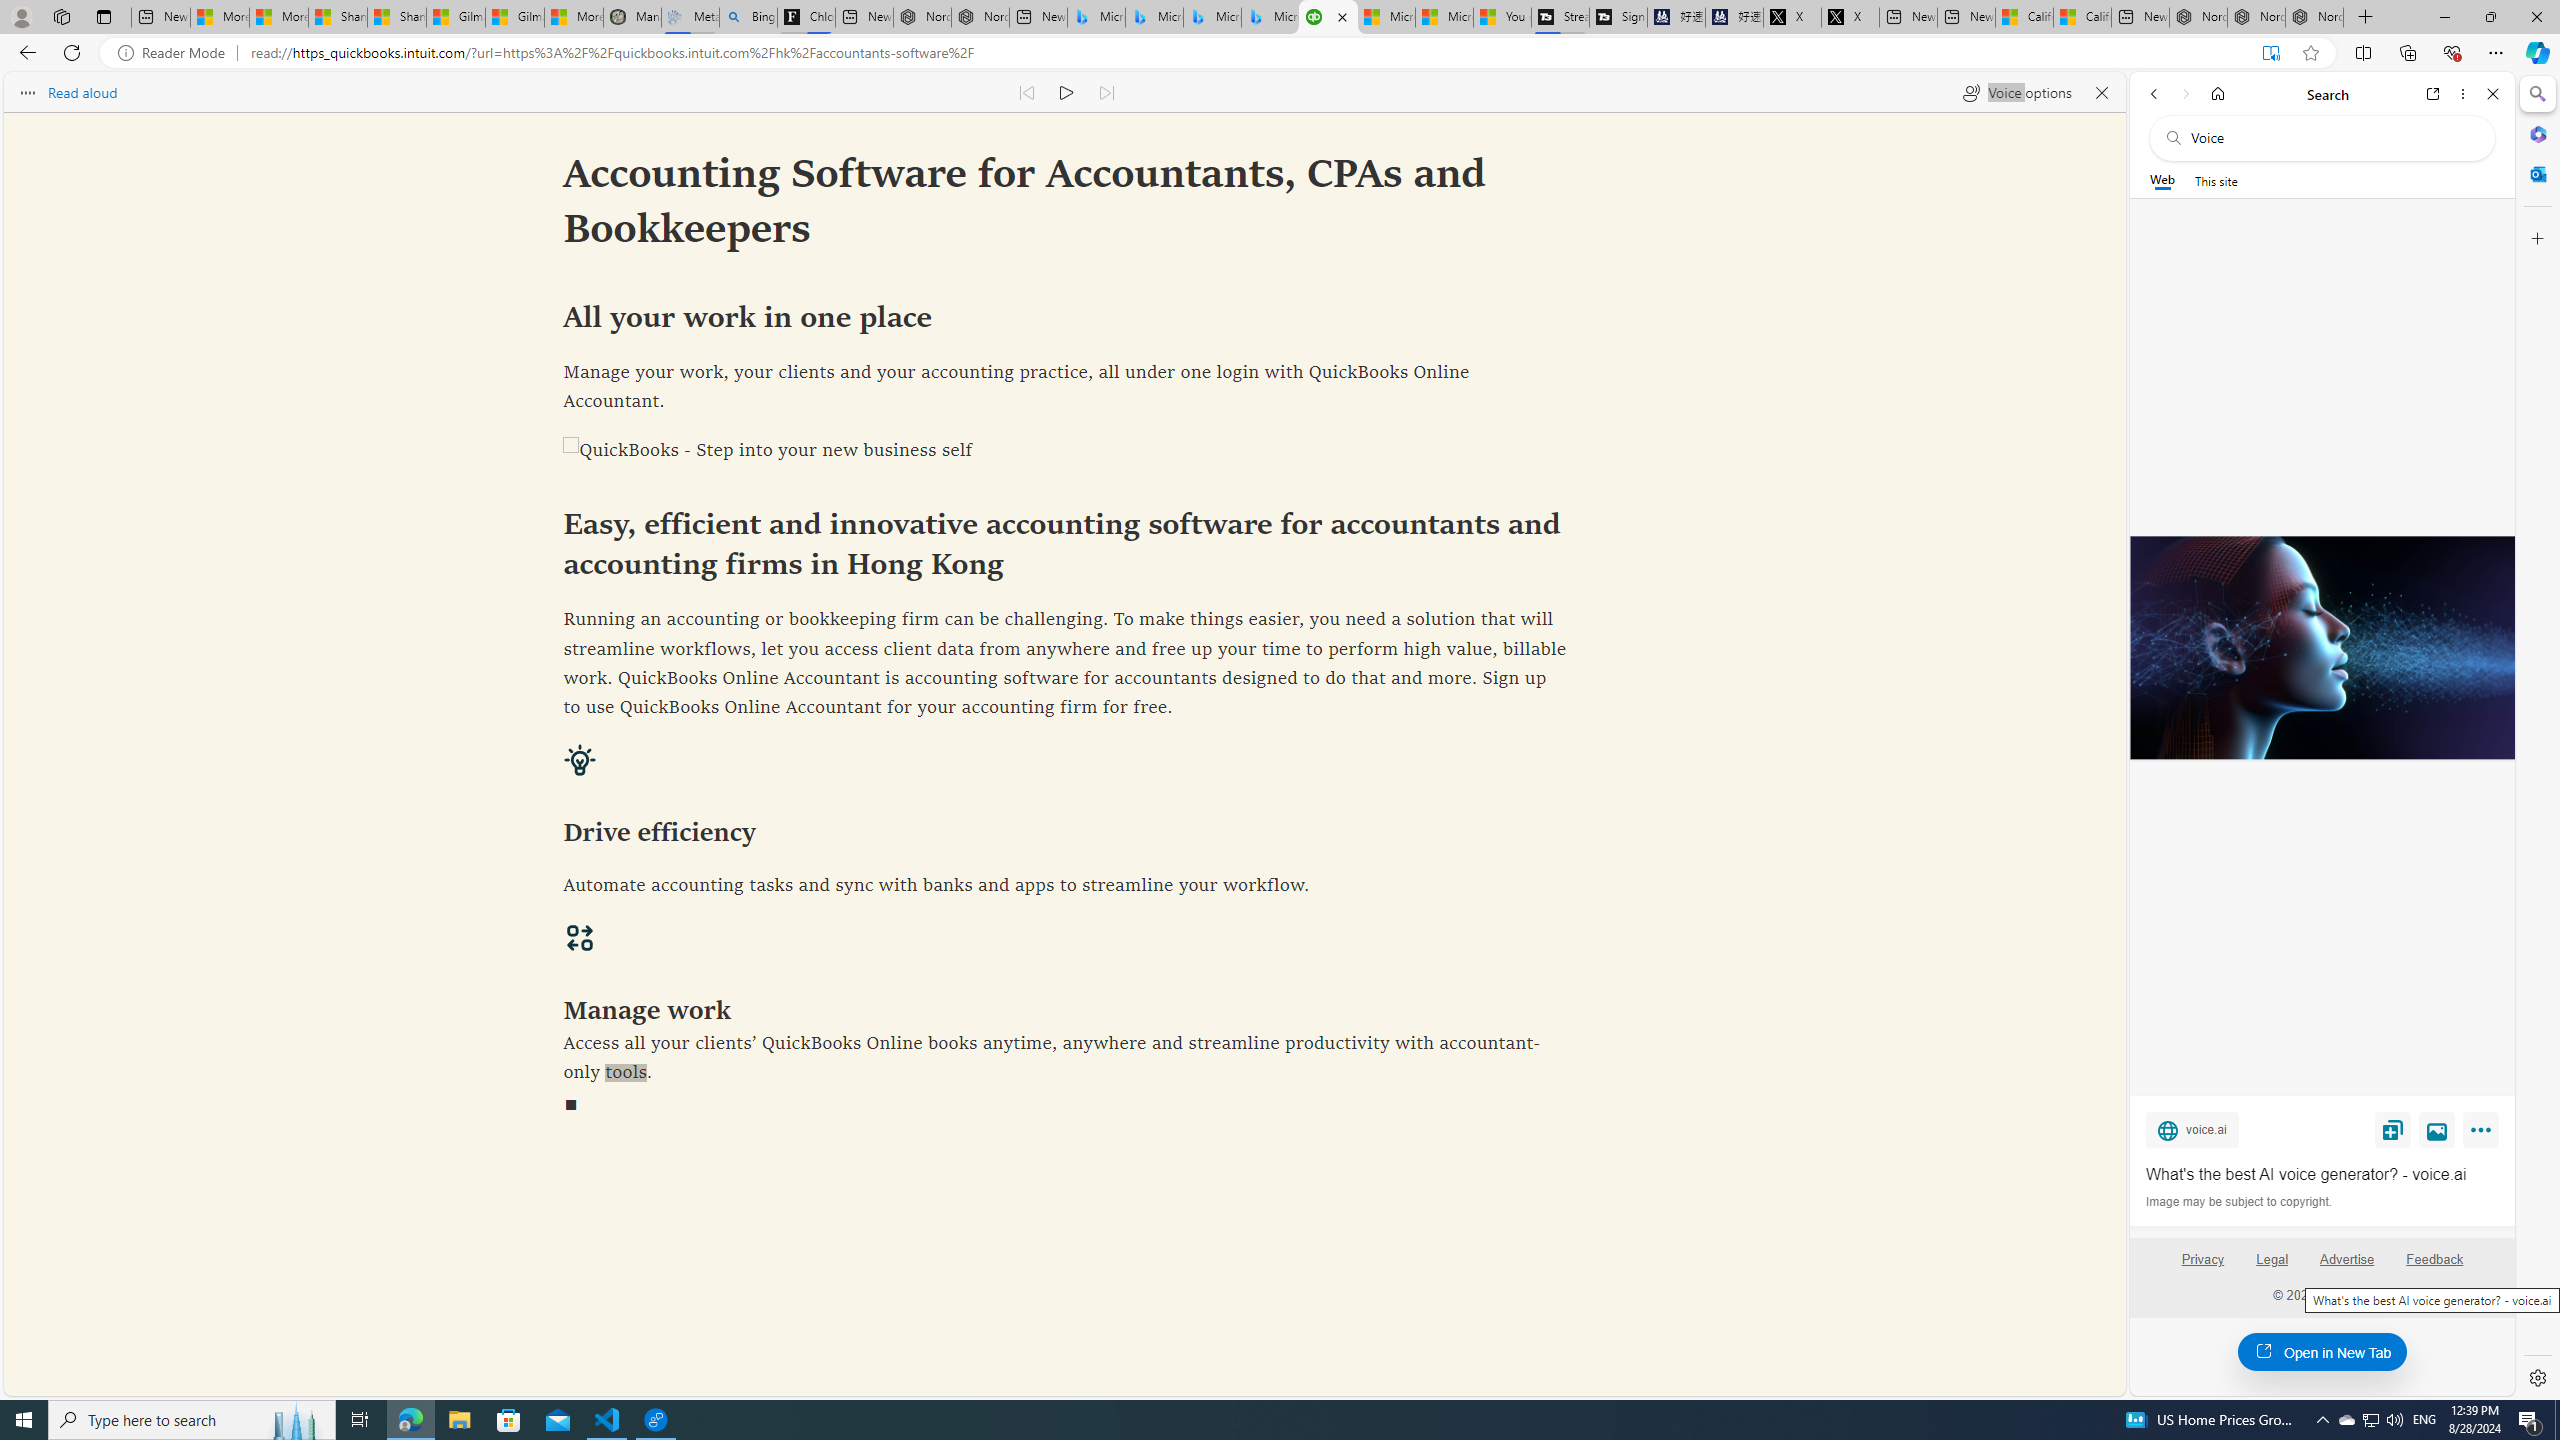 The height and width of the screenshot is (1440, 2560). What do you see at coordinates (2323, 1351) in the screenshot?
I see `'Open in New Tab'` at bounding box center [2323, 1351].